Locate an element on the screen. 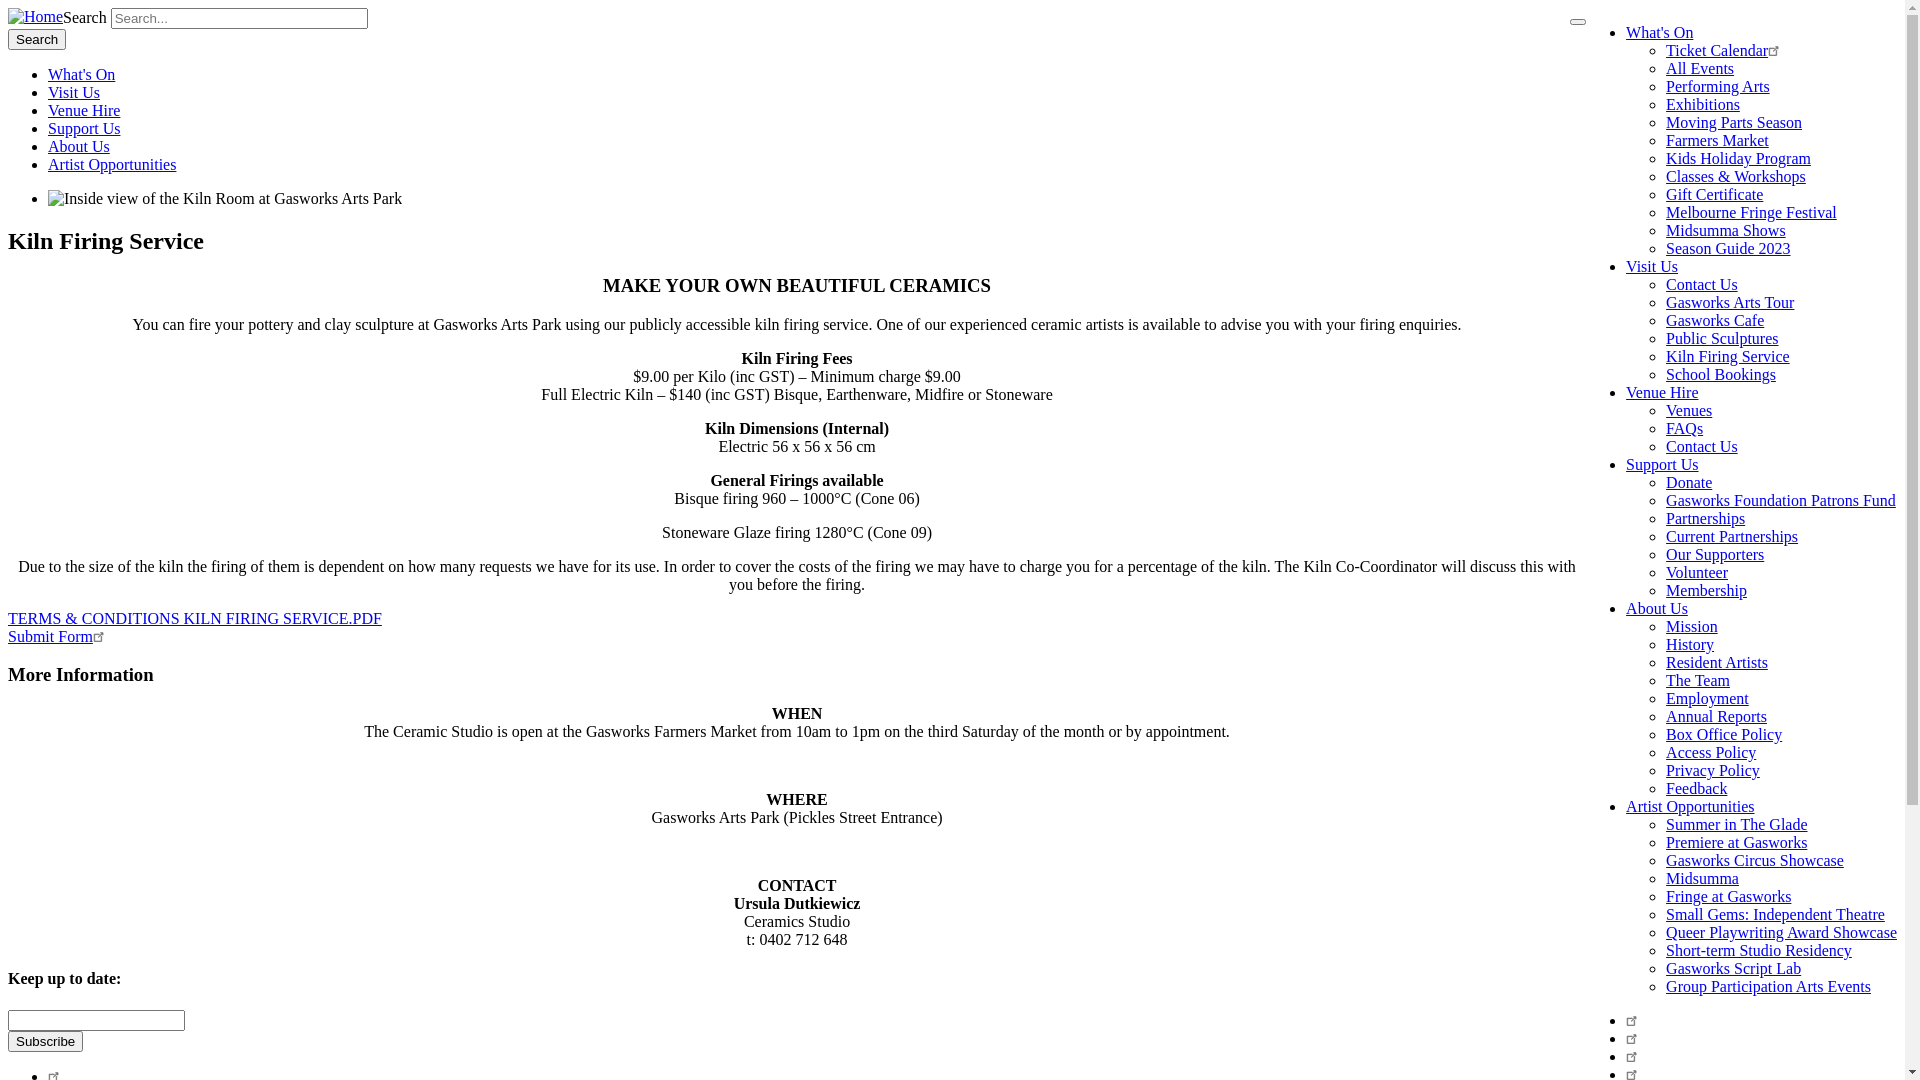 Image resolution: width=1920 pixels, height=1080 pixels. 'Kiln Firing Service' is located at coordinates (1727, 355).